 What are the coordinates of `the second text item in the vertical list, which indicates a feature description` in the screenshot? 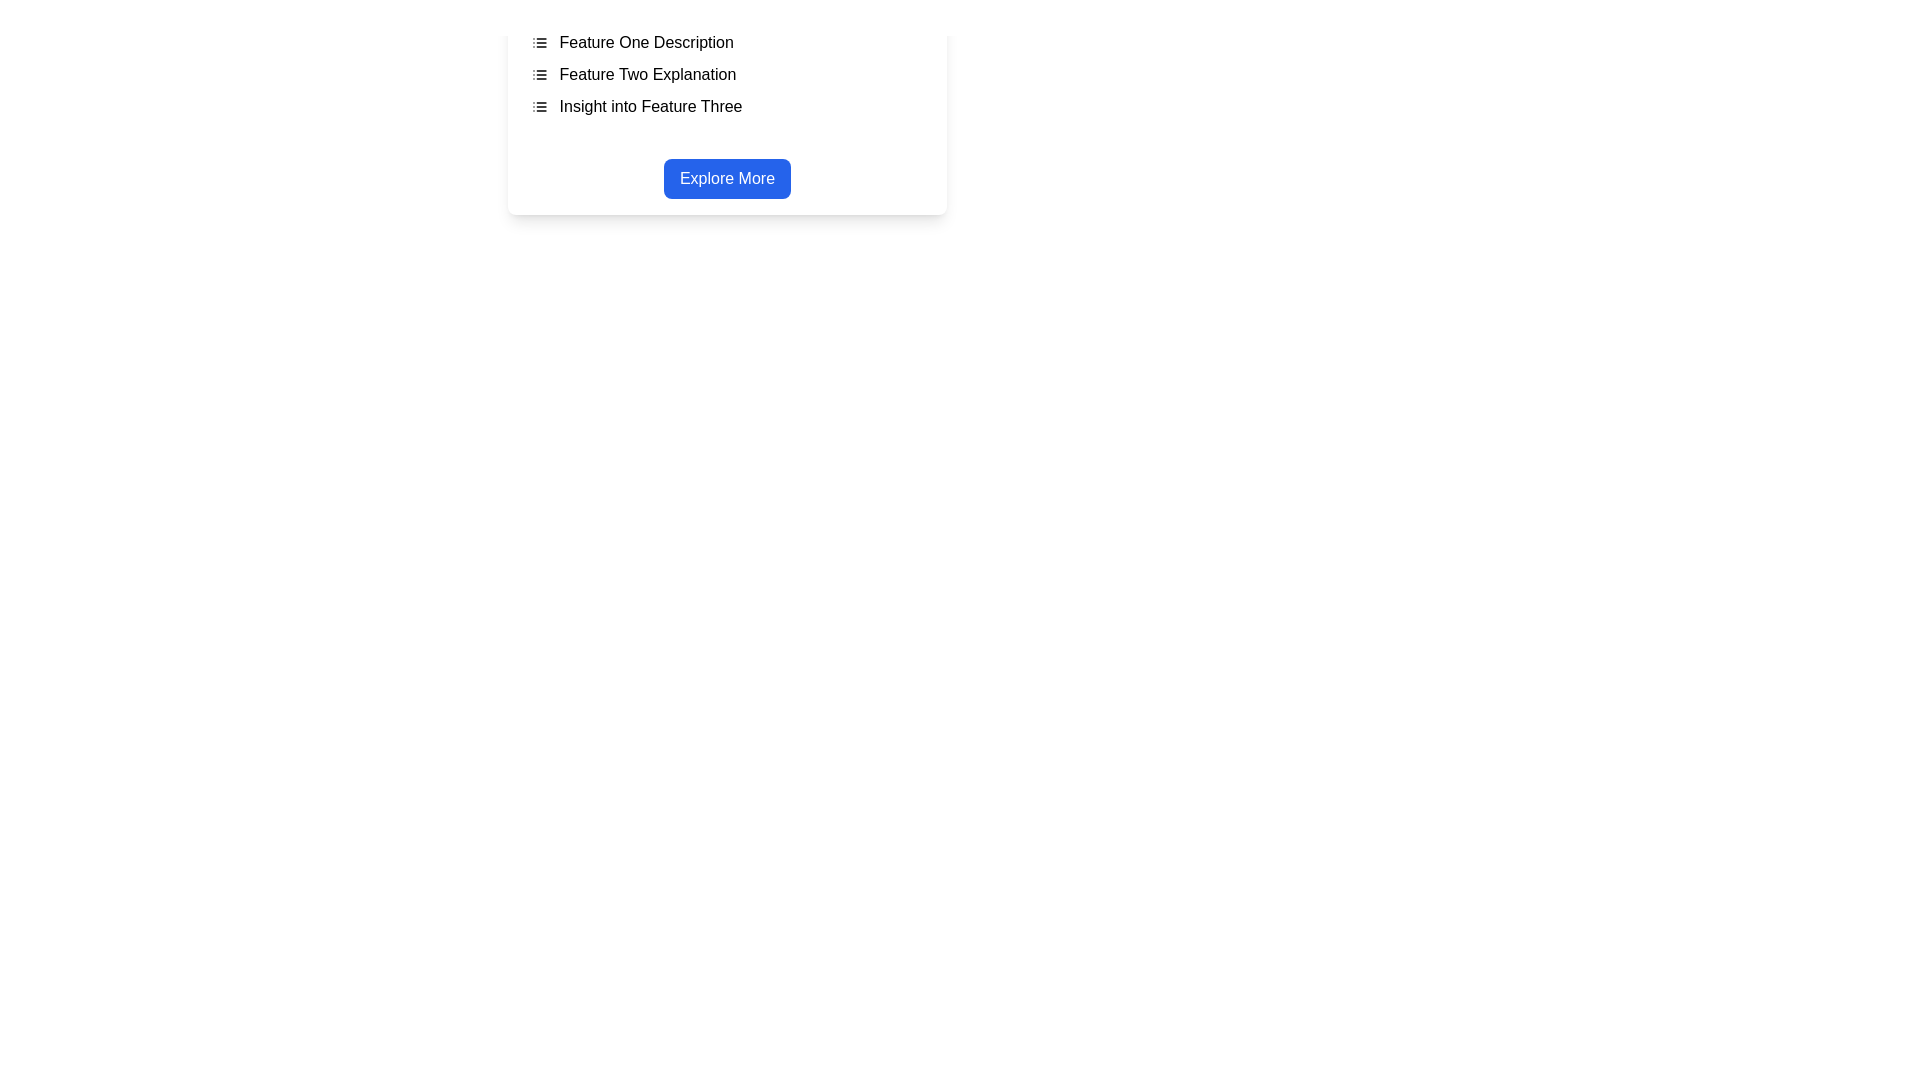 It's located at (648, 73).